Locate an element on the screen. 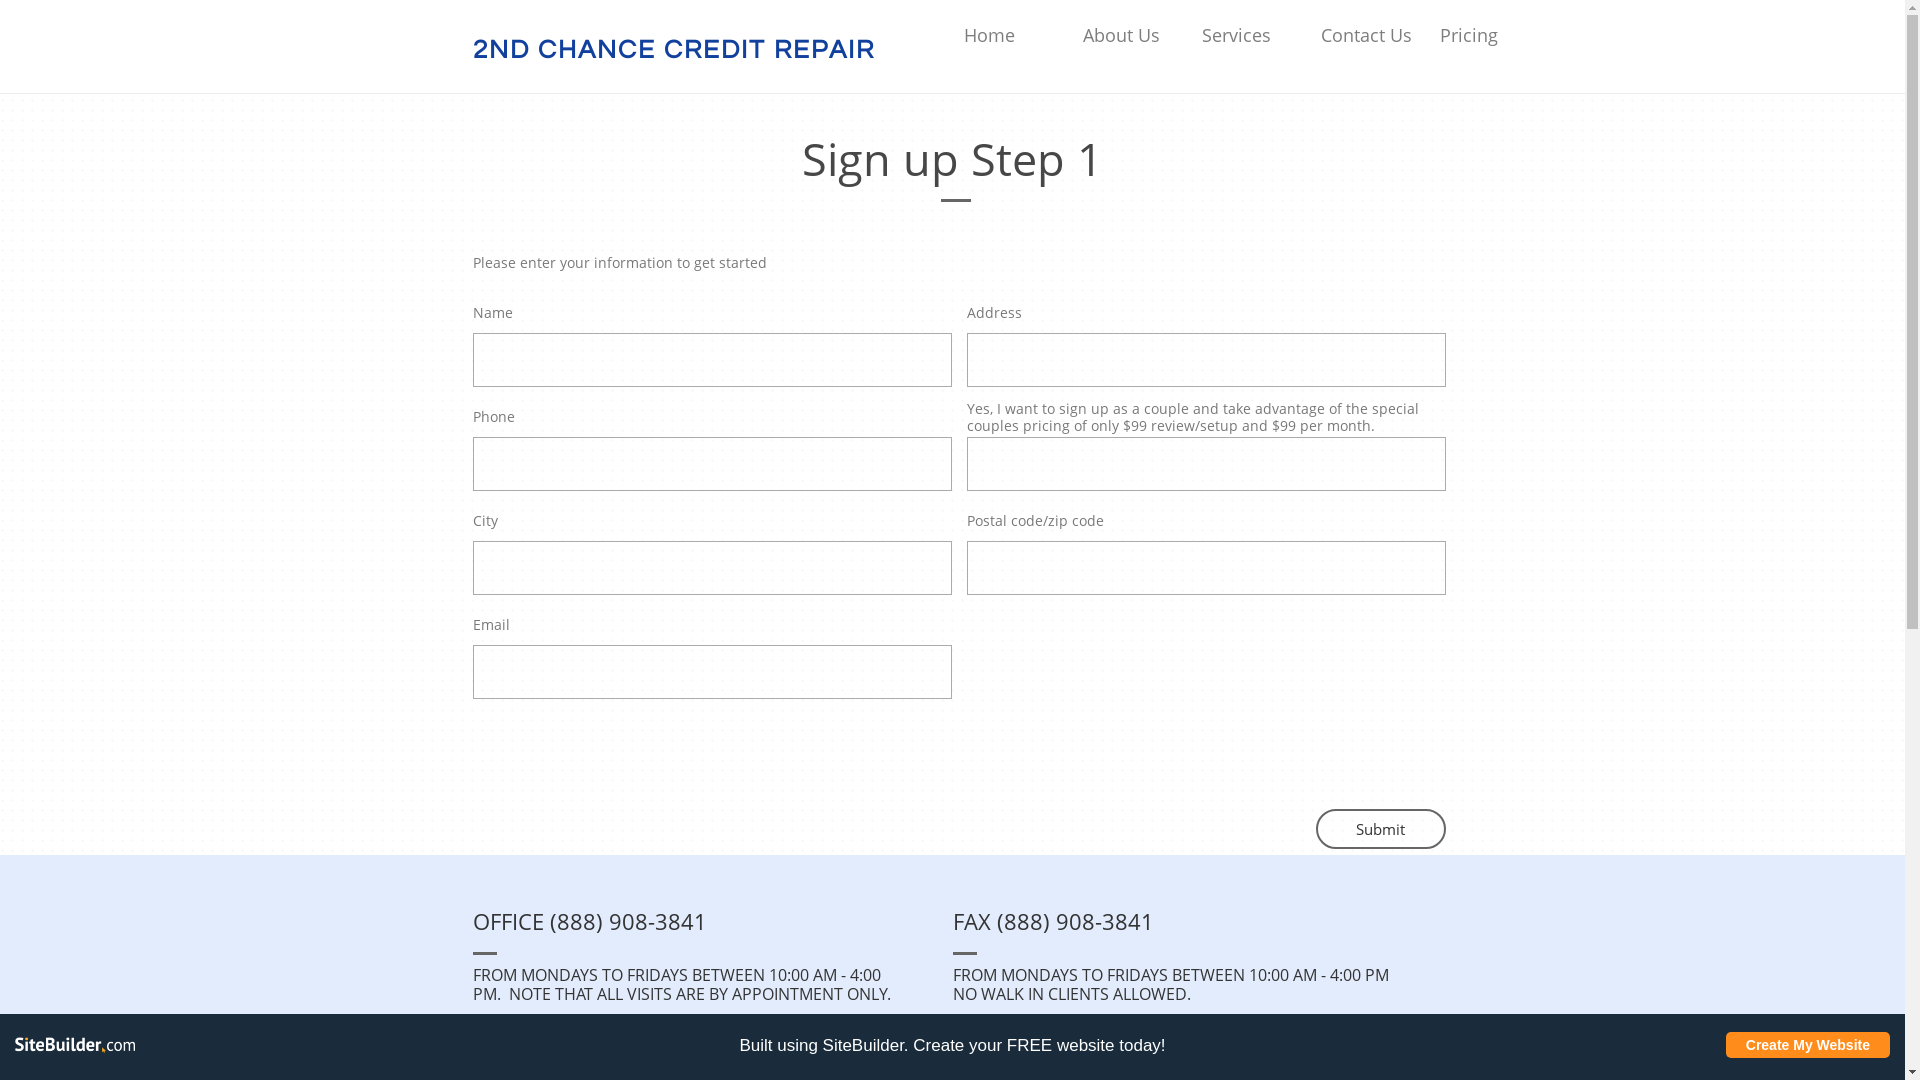  'Pricing' is located at coordinates (1440, 35).